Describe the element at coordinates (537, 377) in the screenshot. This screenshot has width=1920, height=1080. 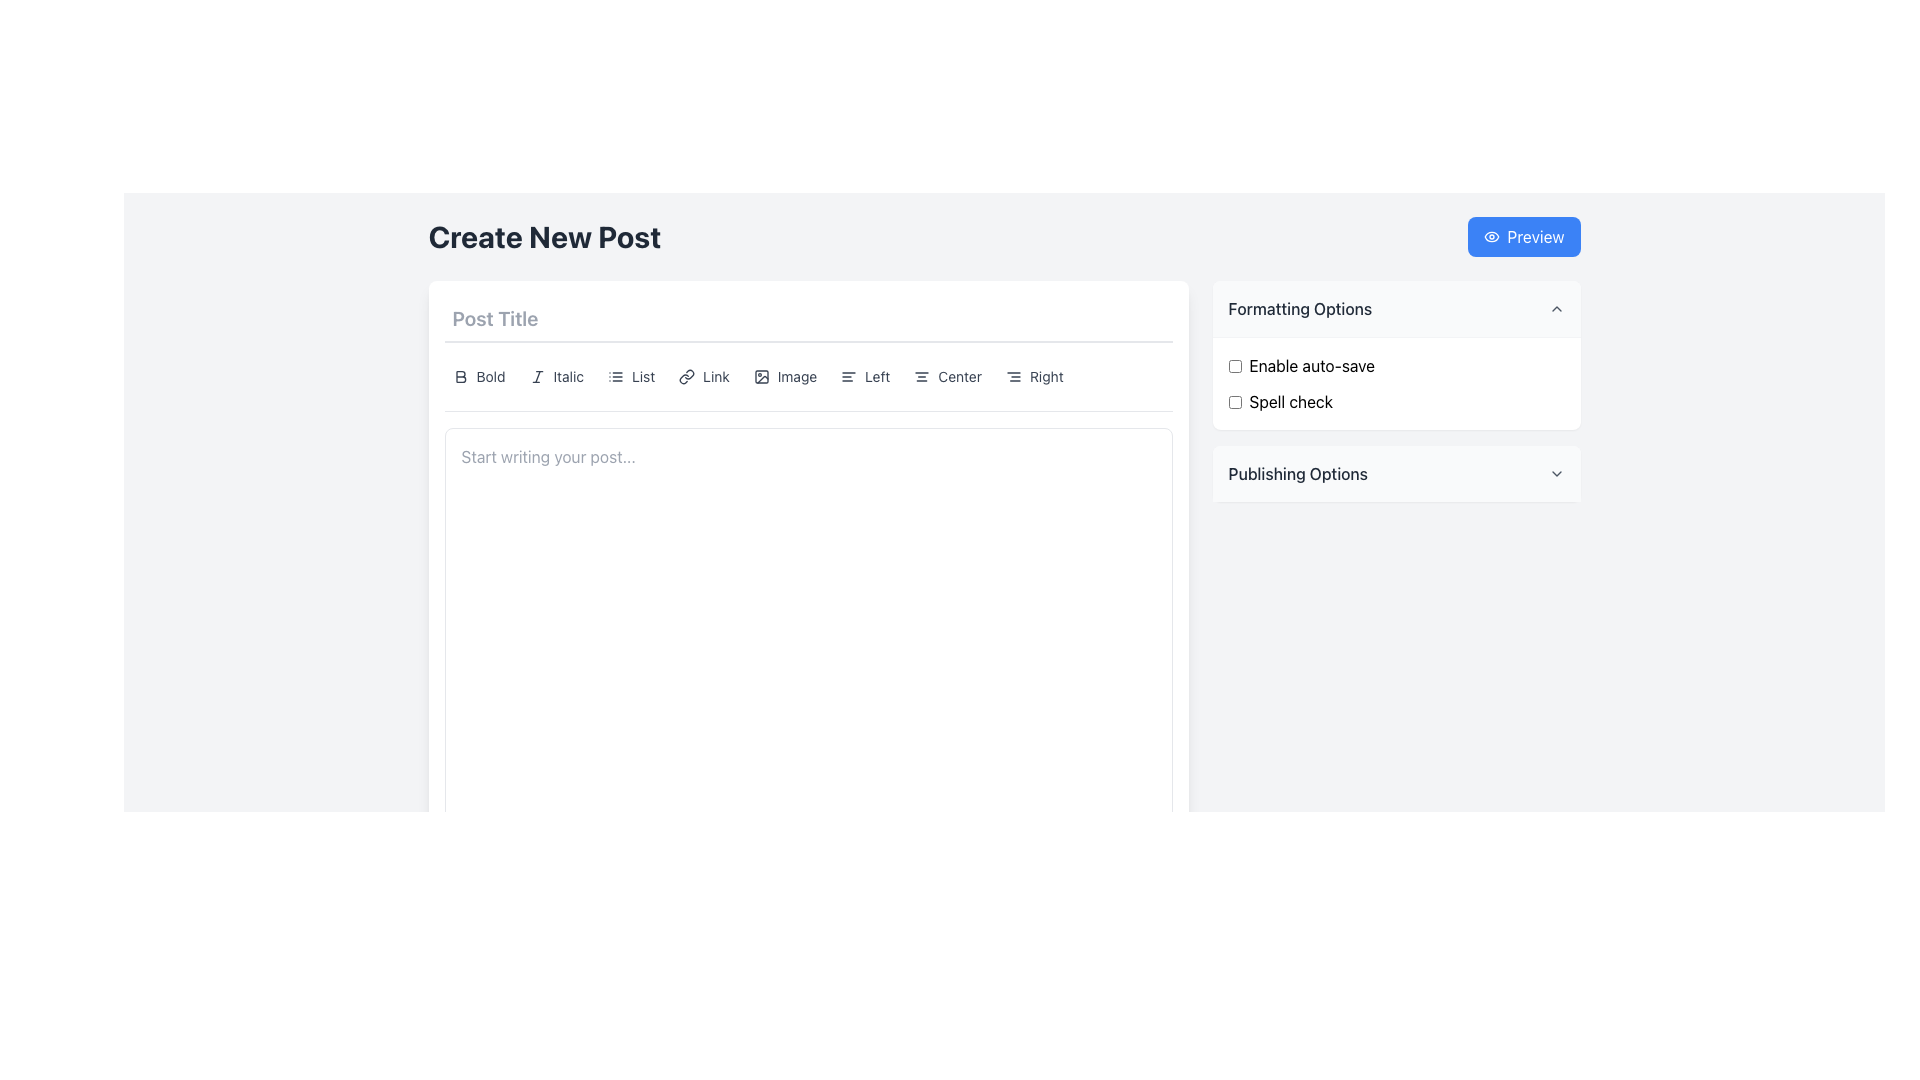
I see `the italicized 'I' icon button in the text formatting bar under the 'Post Title' section` at that location.